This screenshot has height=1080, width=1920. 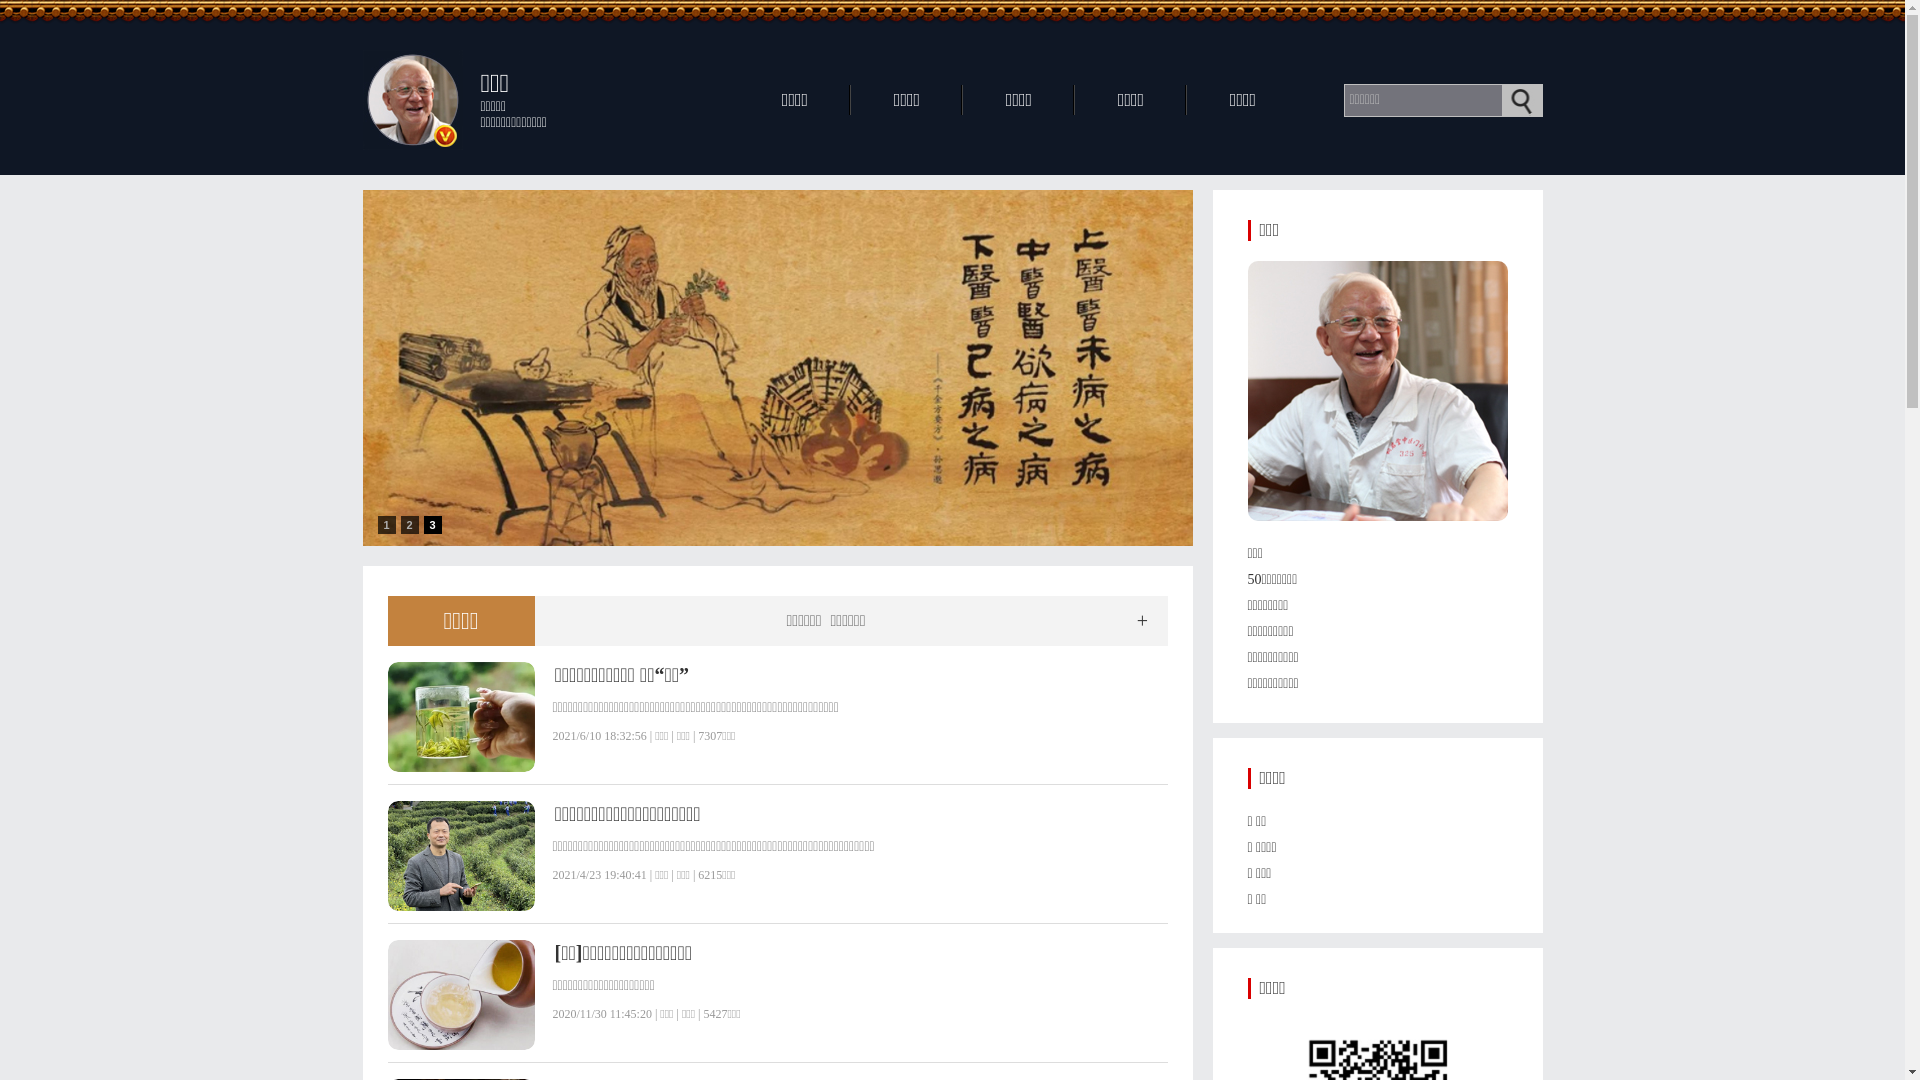 What do you see at coordinates (1142, 620) in the screenshot?
I see `'+'` at bounding box center [1142, 620].